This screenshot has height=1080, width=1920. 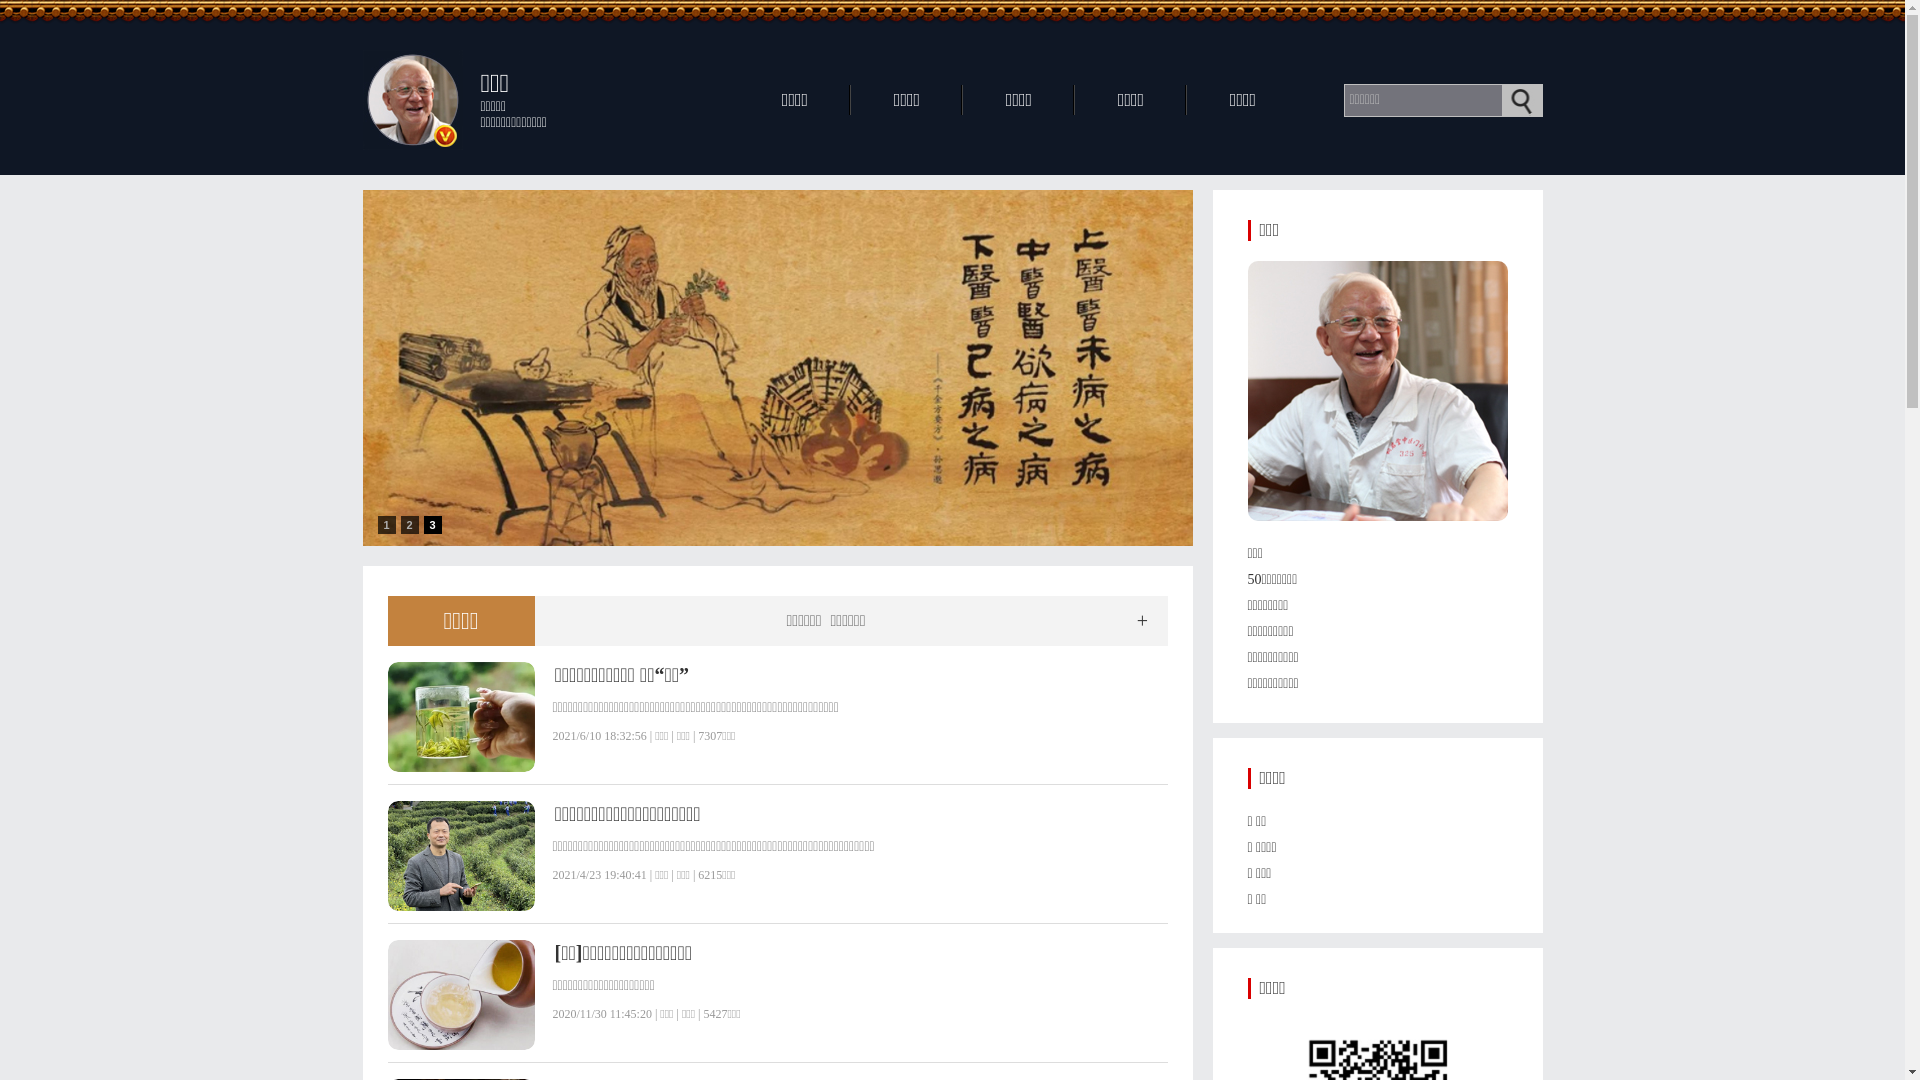 What do you see at coordinates (1142, 620) in the screenshot?
I see `'+'` at bounding box center [1142, 620].